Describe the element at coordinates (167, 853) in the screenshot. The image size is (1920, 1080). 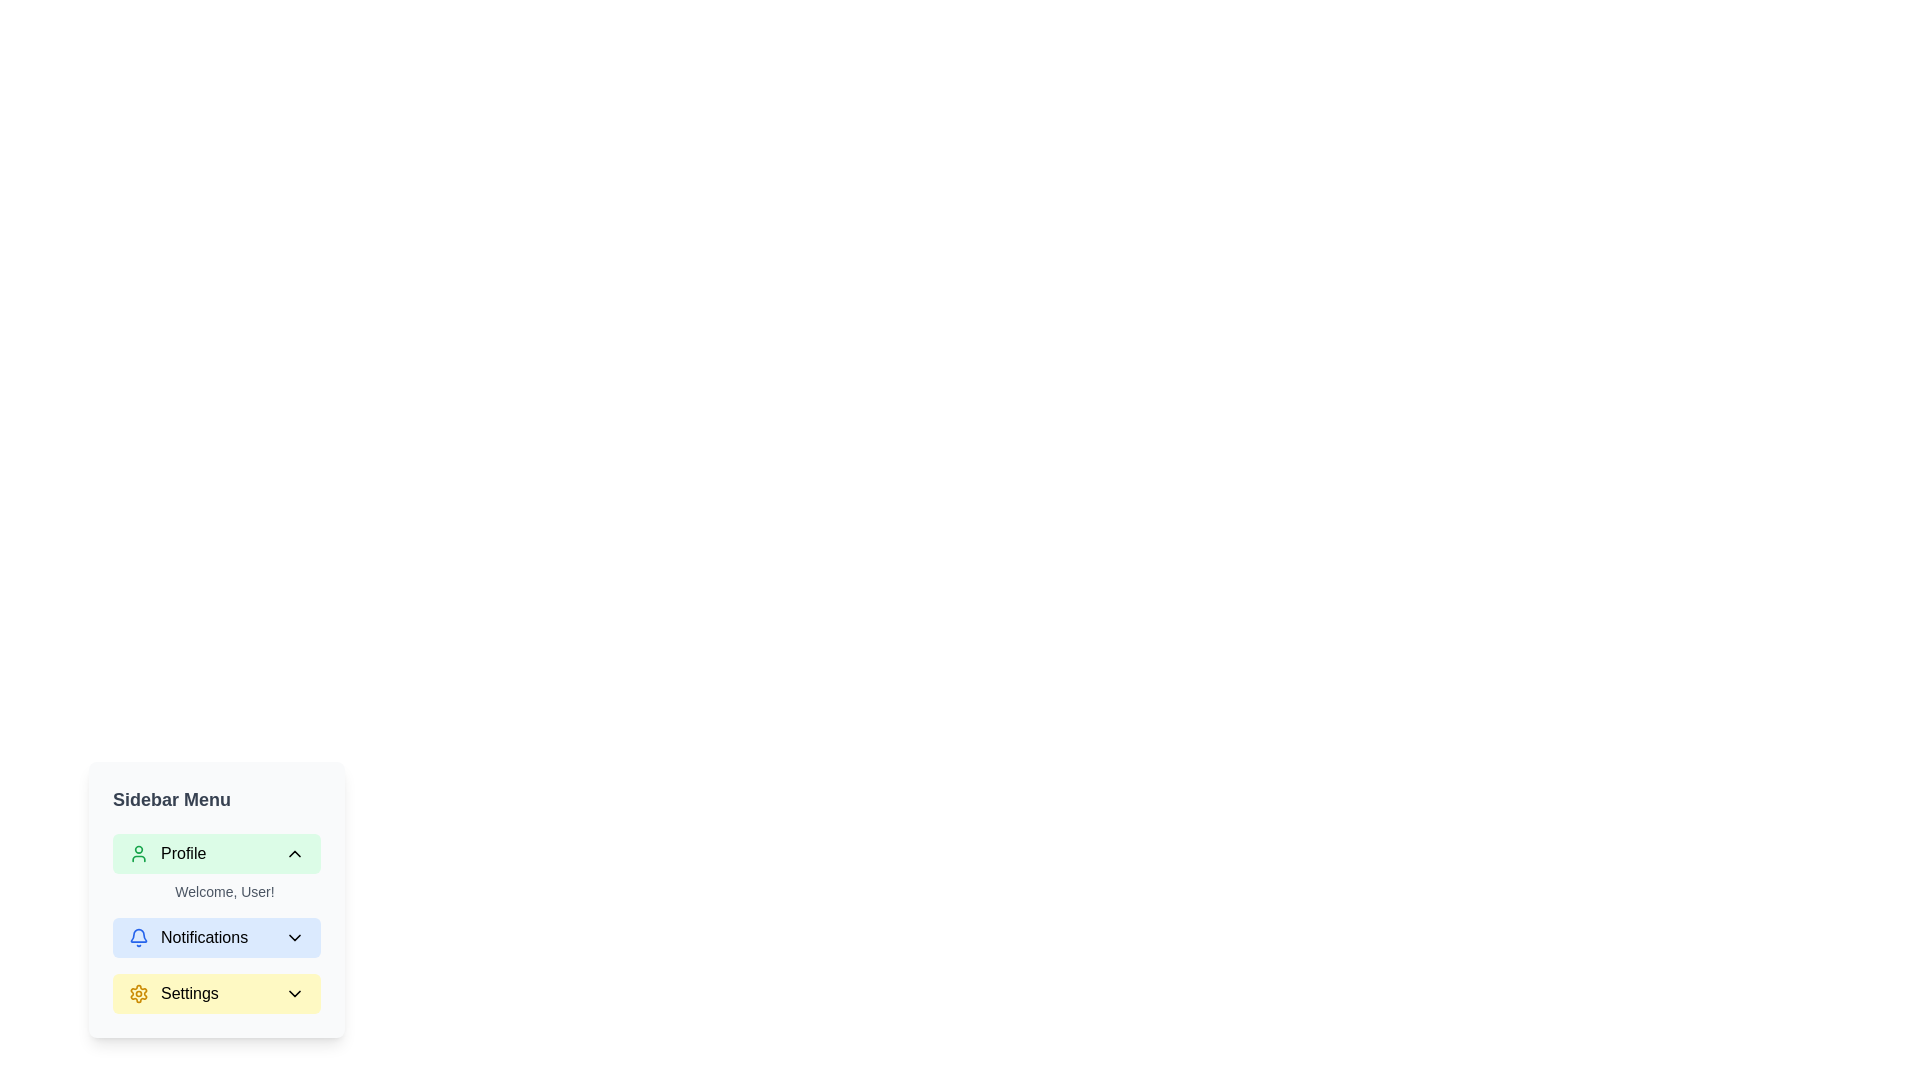
I see `the 'Profile' text label which is styled in black and located within a green background area, positioned to the right of a user silhouette icon in a vertical menu` at that location.